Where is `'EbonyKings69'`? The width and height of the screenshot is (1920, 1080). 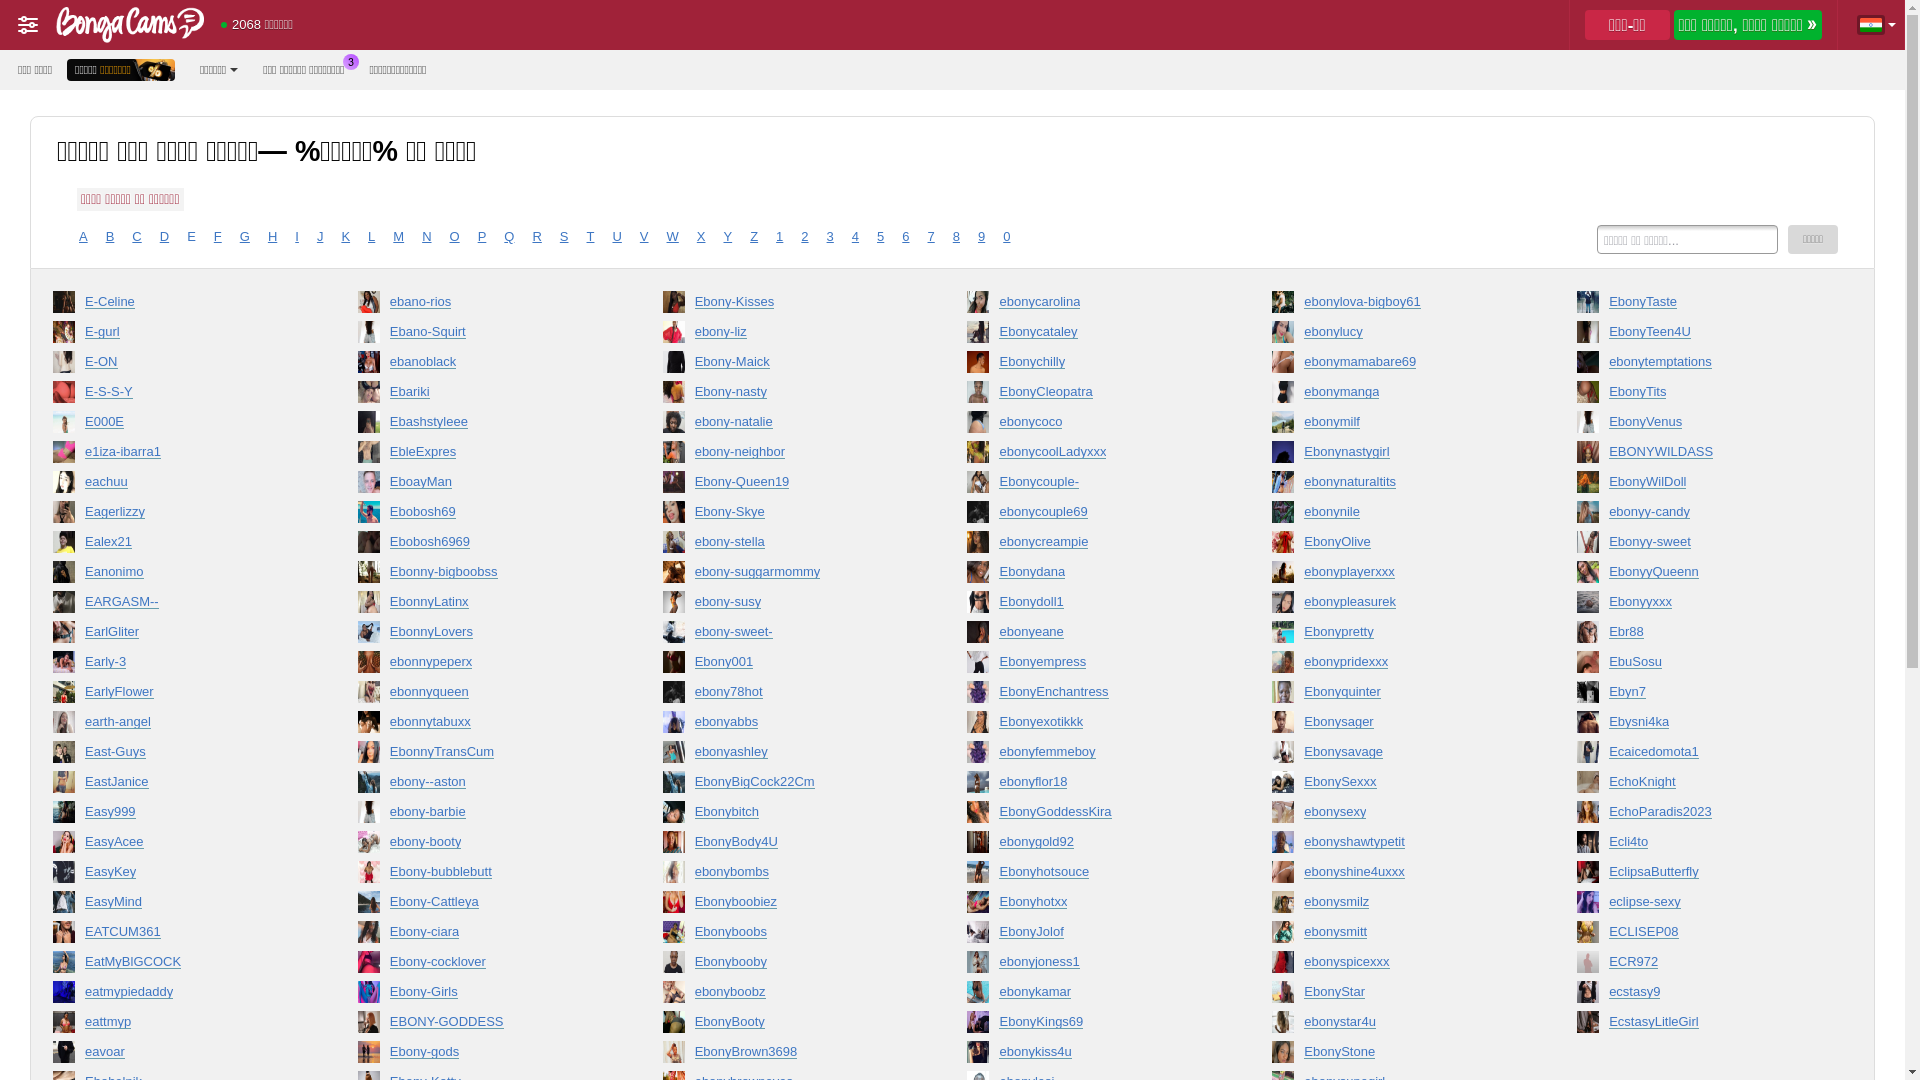 'EbonyKings69' is located at coordinates (1089, 1026).